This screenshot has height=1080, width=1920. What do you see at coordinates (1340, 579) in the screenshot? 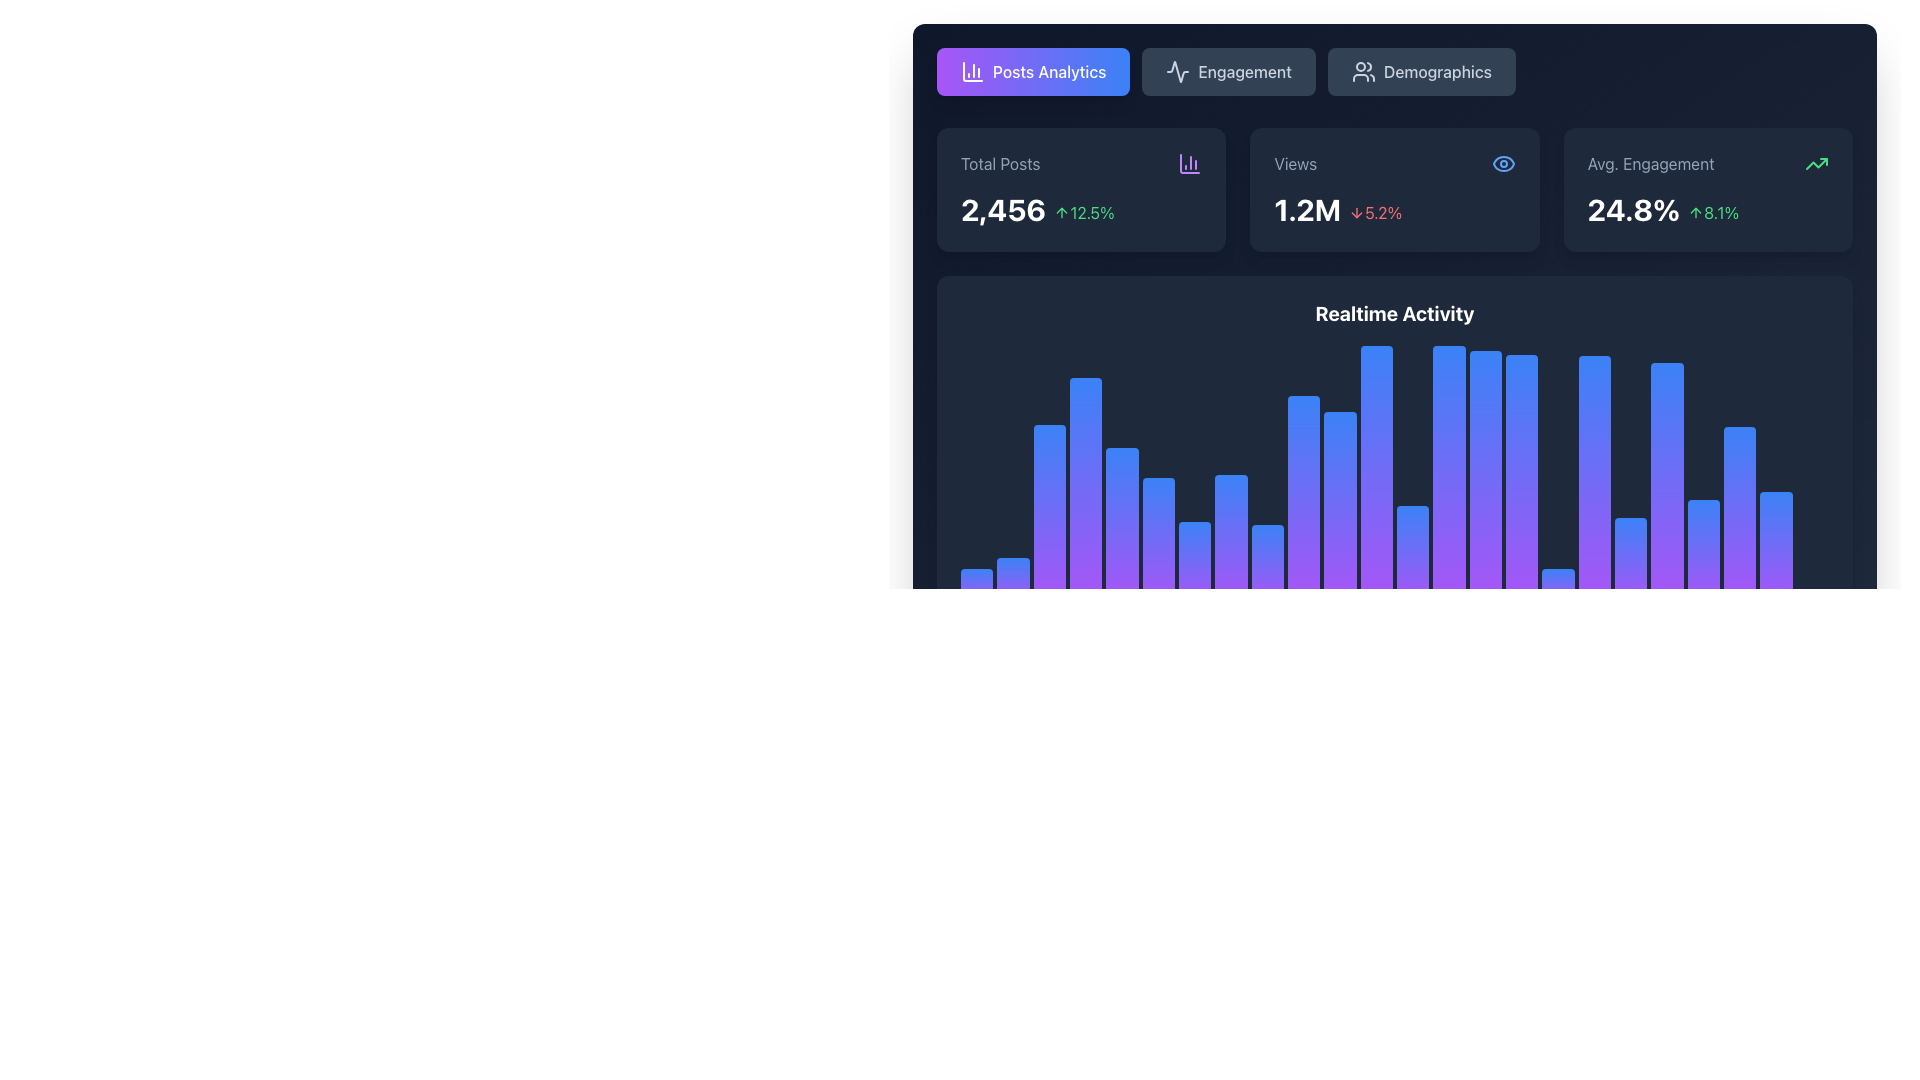
I see `the eleventh bar in the 'Realtime Activity' section of the bar chart, which visually represents a data point related to an analytic metric or trend` at bounding box center [1340, 579].